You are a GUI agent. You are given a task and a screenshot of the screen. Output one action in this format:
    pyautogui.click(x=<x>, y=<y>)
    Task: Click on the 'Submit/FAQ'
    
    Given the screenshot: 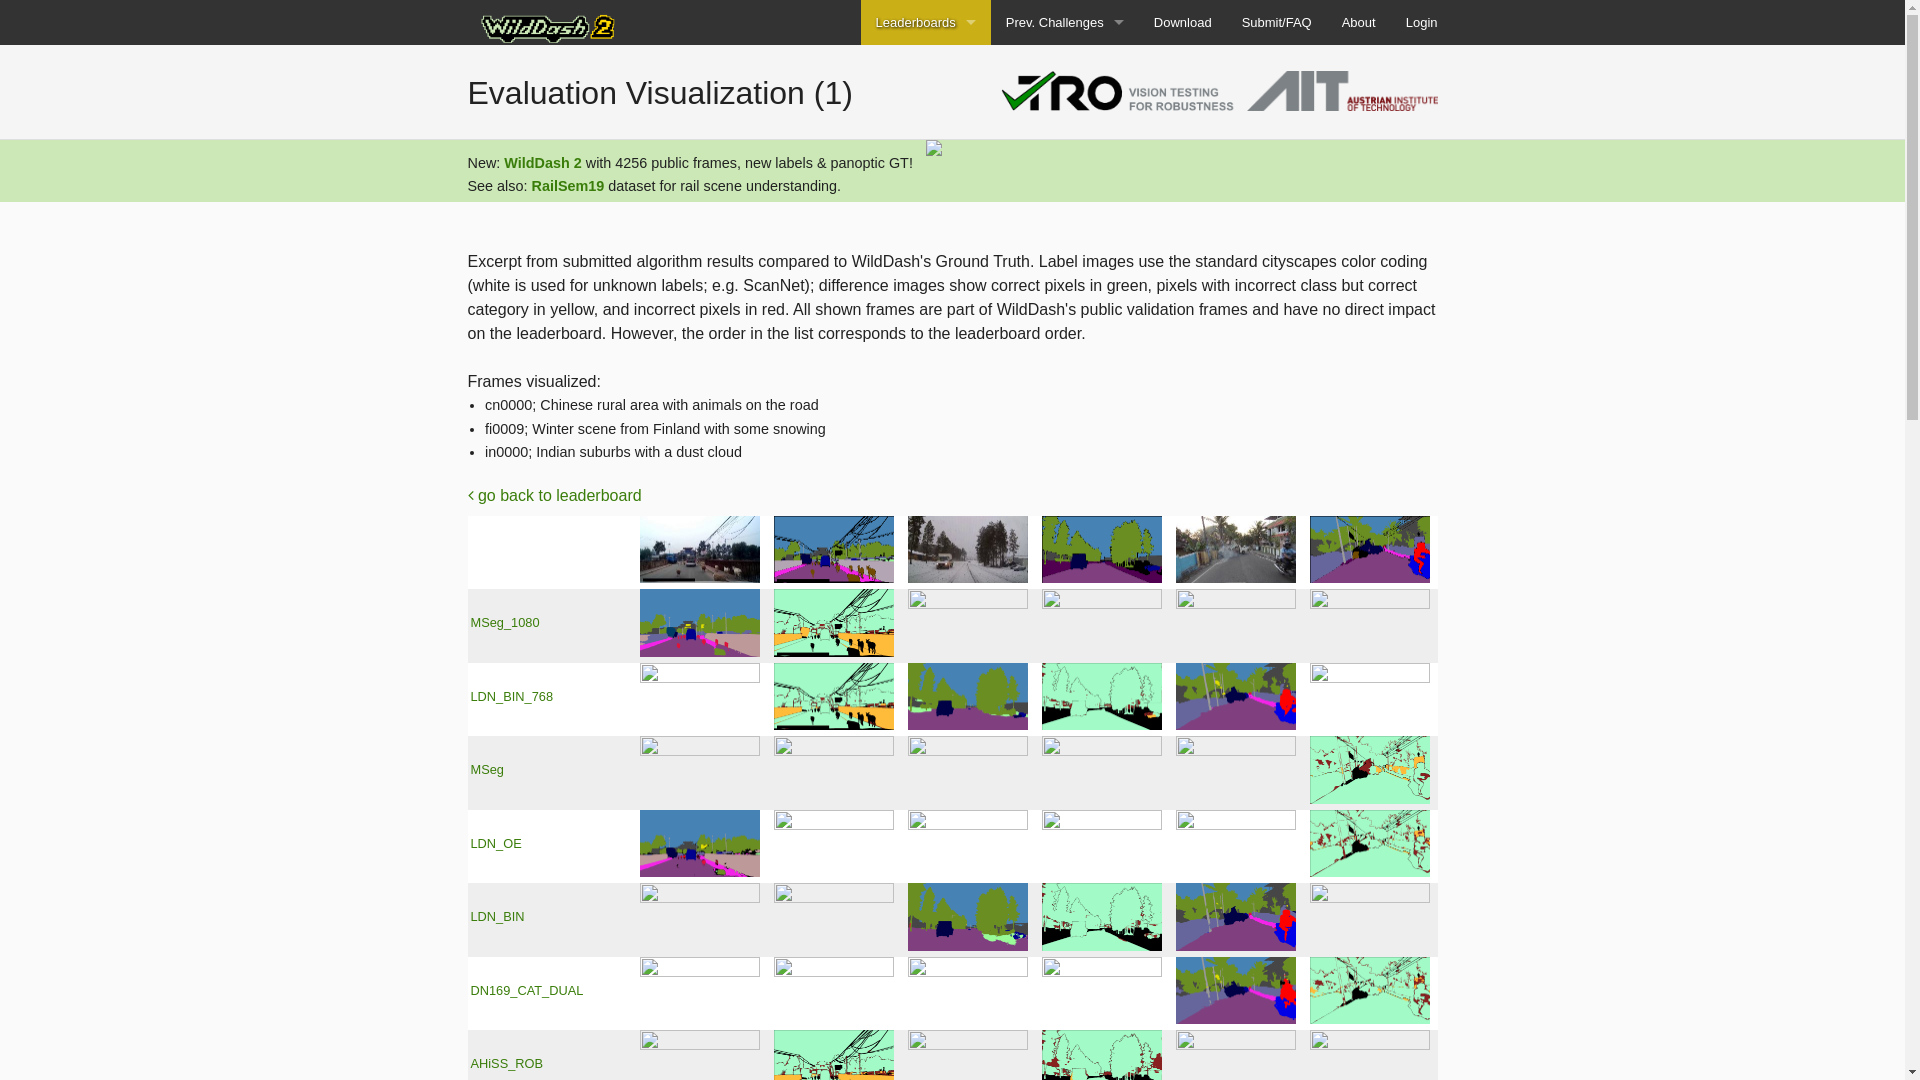 What is the action you would take?
    pyautogui.click(x=1275, y=22)
    